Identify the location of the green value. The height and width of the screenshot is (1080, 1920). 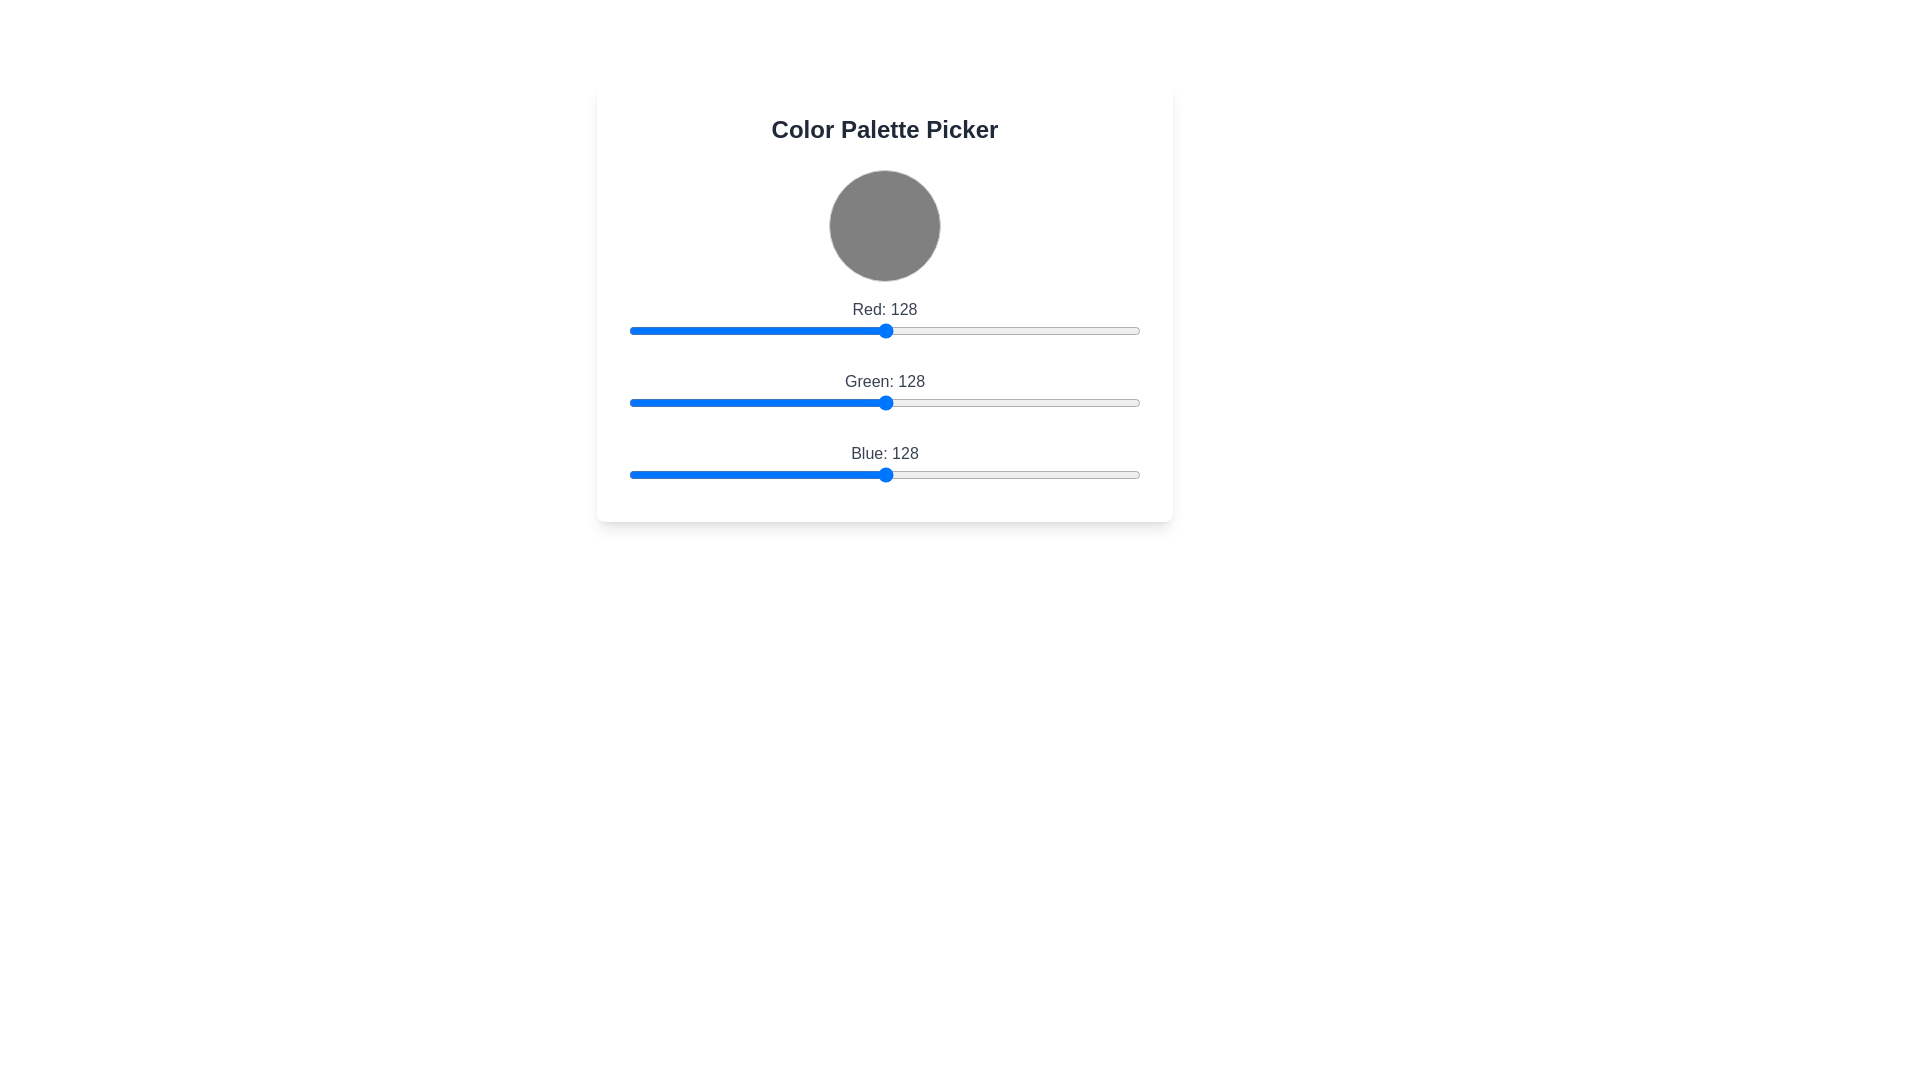
(833, 402).